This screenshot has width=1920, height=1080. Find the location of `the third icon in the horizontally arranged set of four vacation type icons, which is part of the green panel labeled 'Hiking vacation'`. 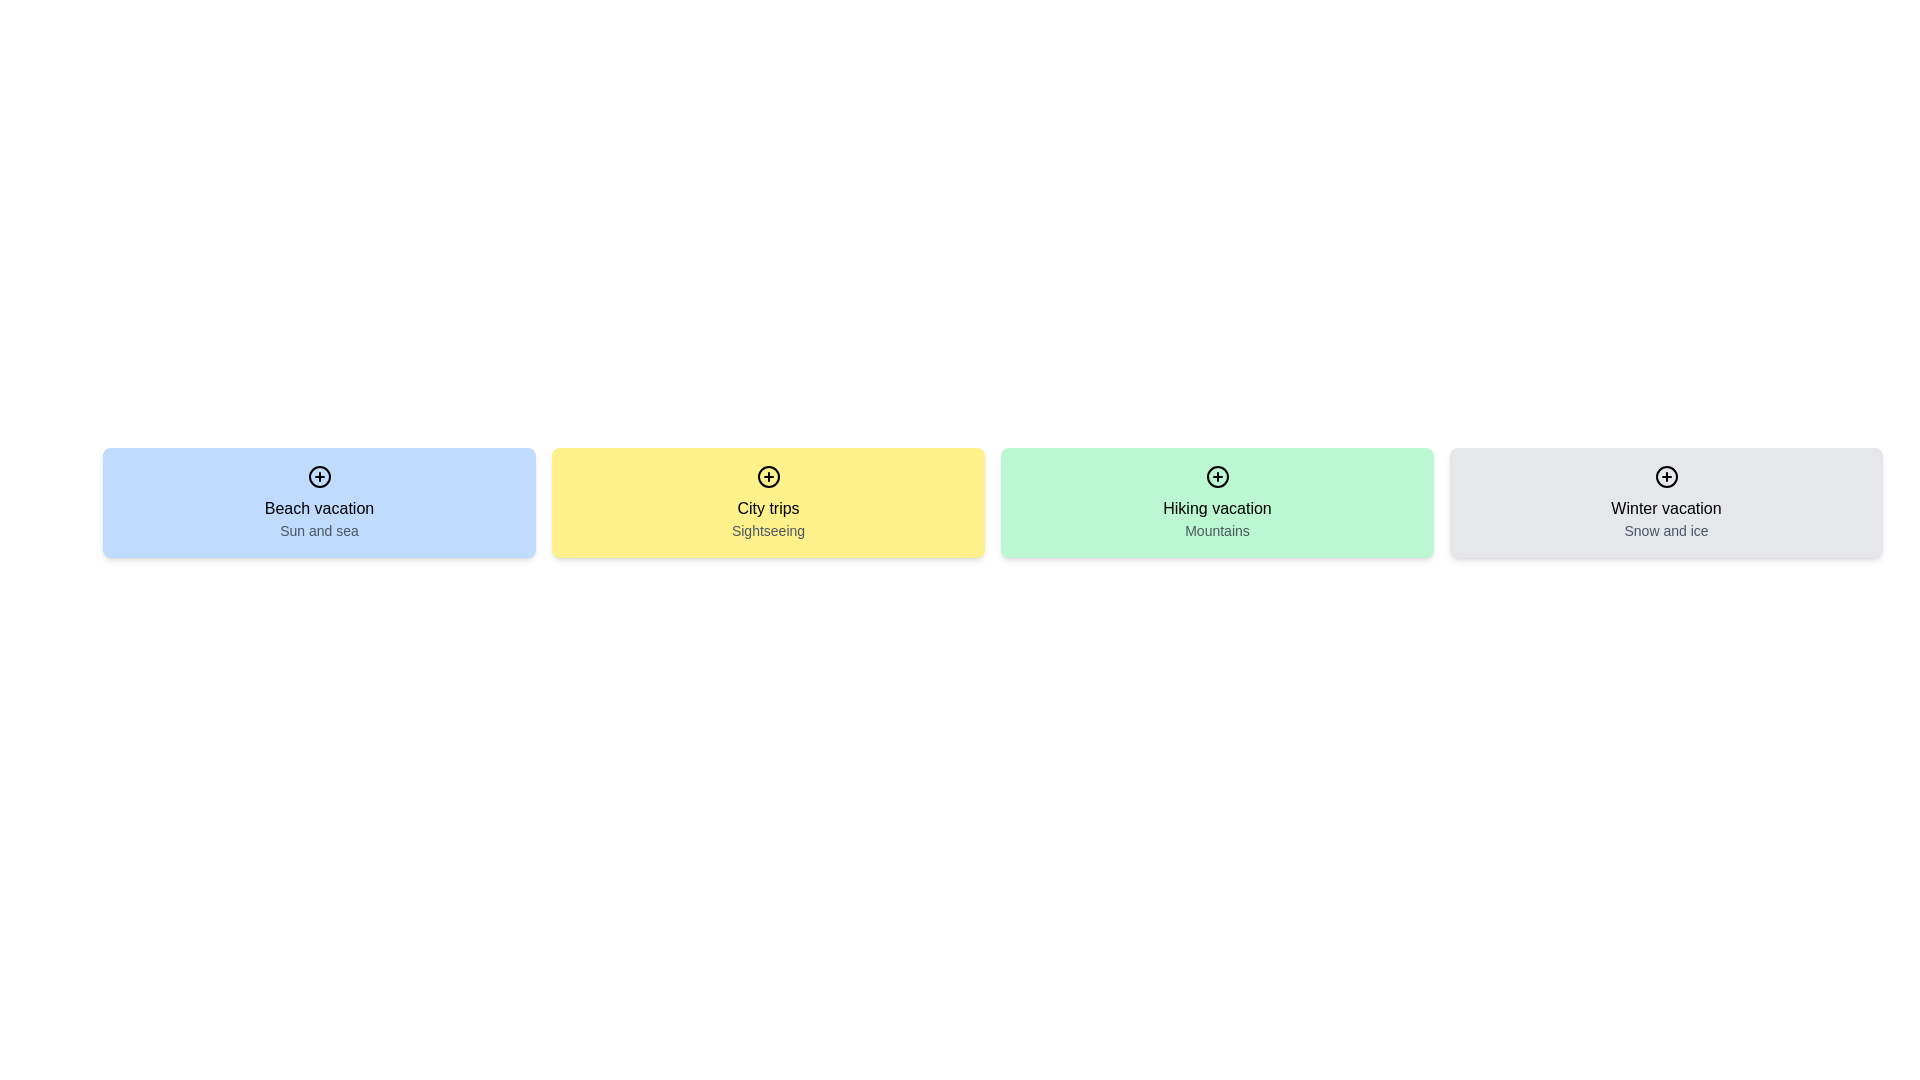

the third icon in the horizontally arranged set of four vacation type icons, which is part of the green panel labeled 'Hiking vacation' is located at coordinates (1216, 477).